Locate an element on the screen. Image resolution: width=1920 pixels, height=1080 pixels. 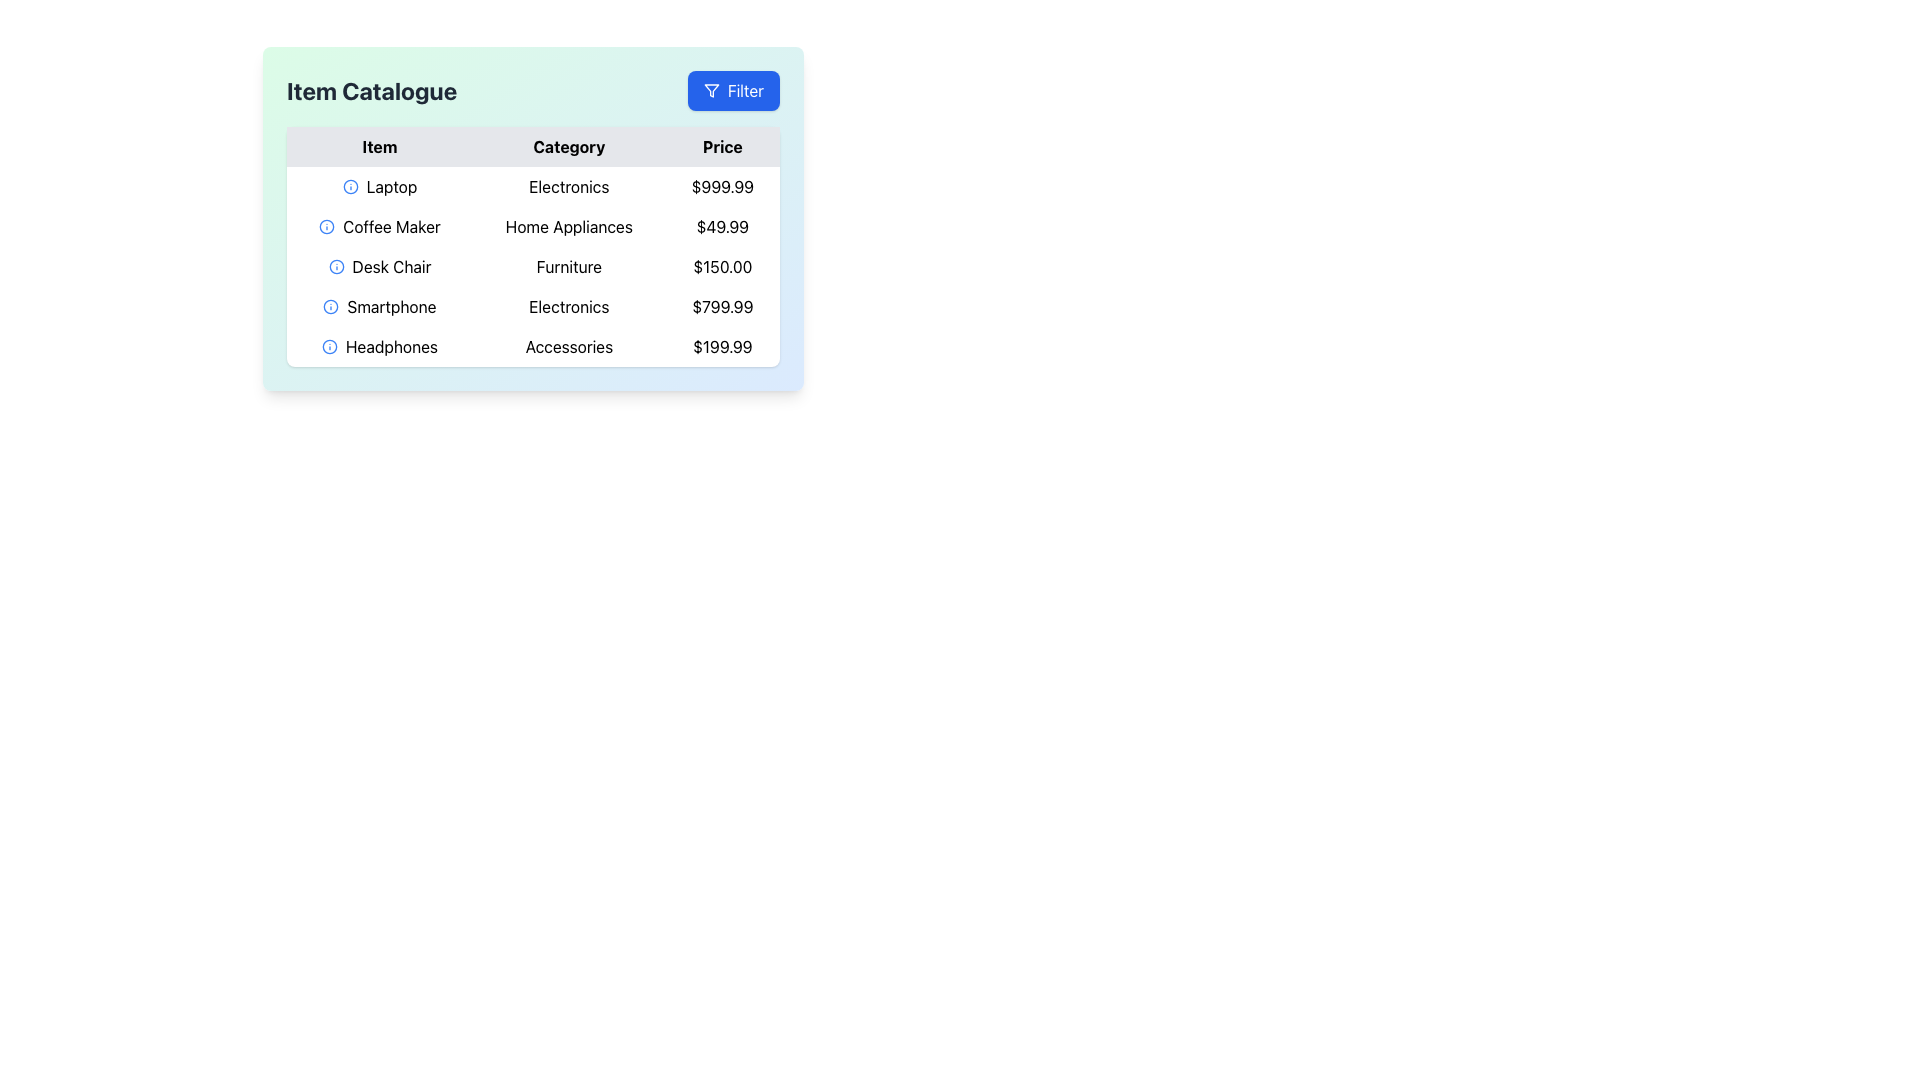
the decorative circle SVG icon located in the first column of the data table, corresponding to the 'Item' section in the first row, left of the 'Laptop' description is located at coordinates (350, 186).